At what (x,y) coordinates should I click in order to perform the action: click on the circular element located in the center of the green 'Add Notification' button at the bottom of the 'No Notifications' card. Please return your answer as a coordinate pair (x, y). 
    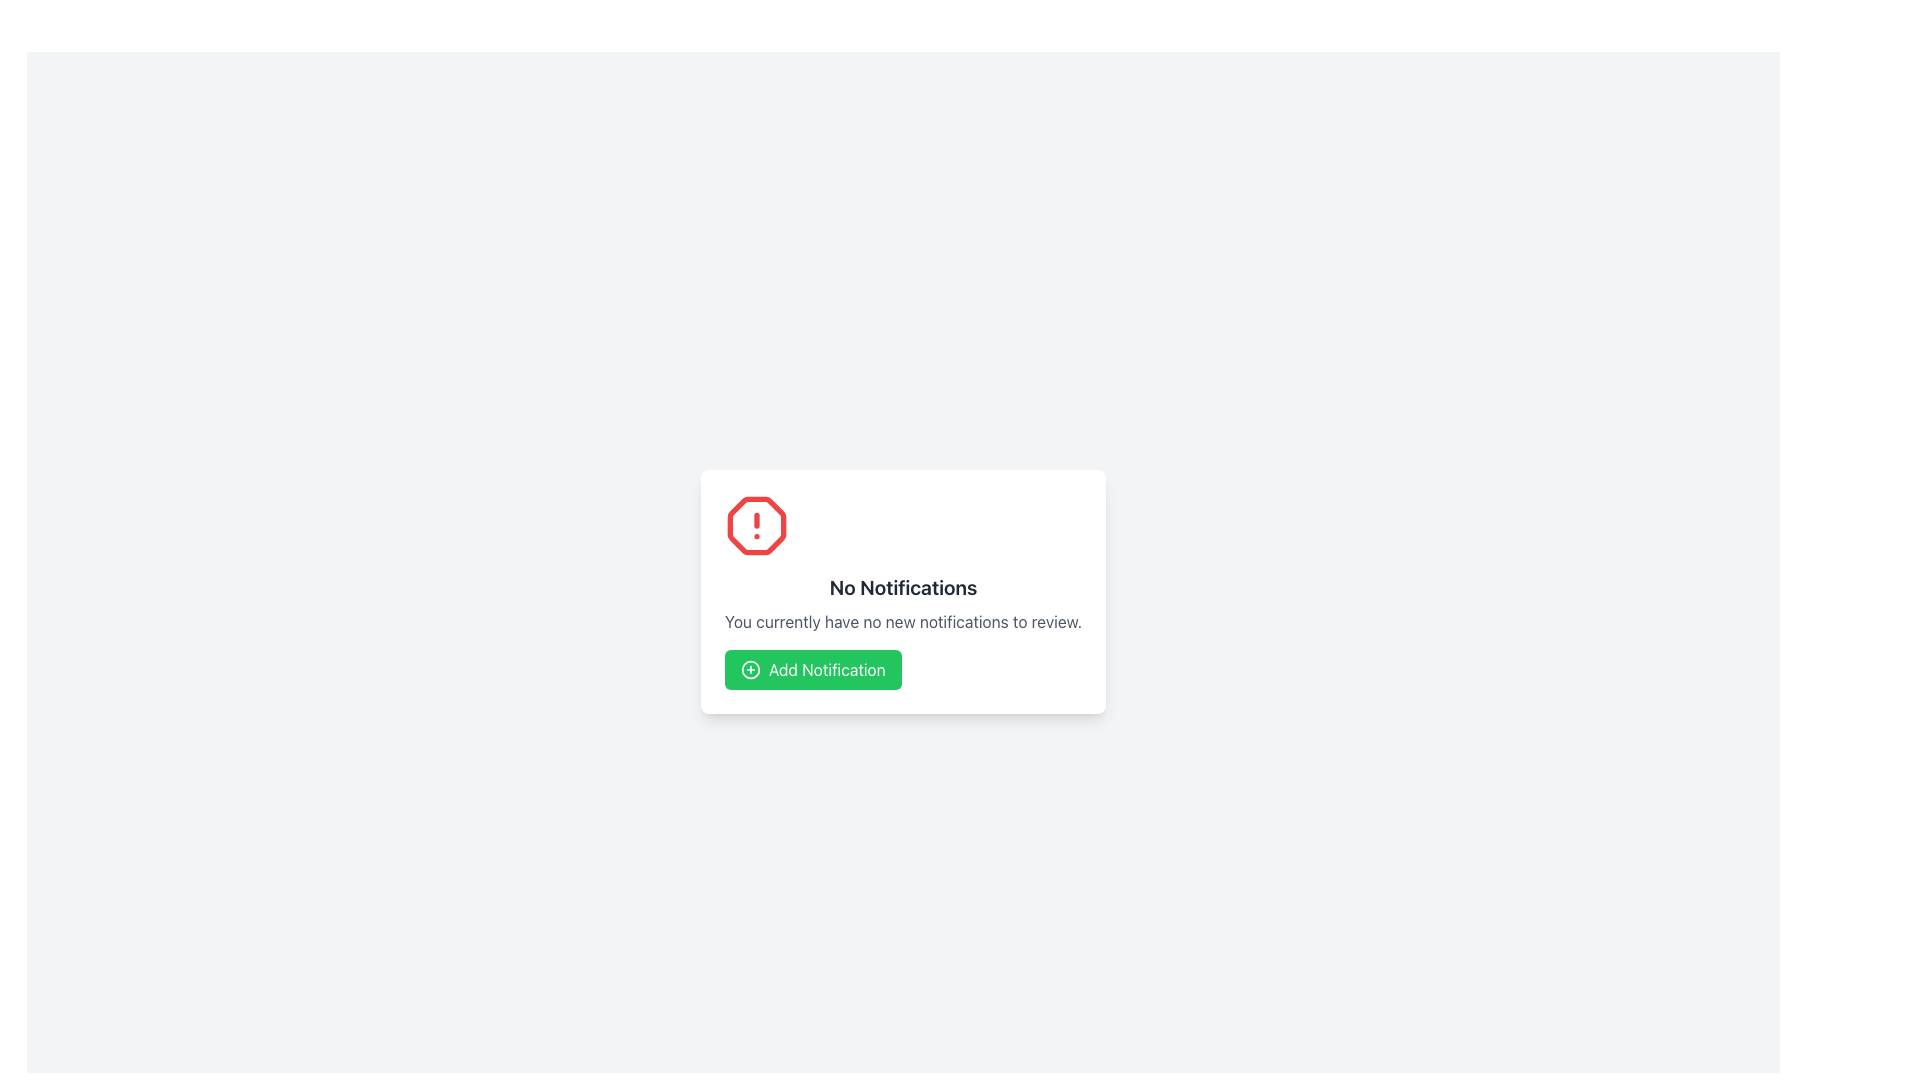
    Looking at the image, I should click on (749, 670).